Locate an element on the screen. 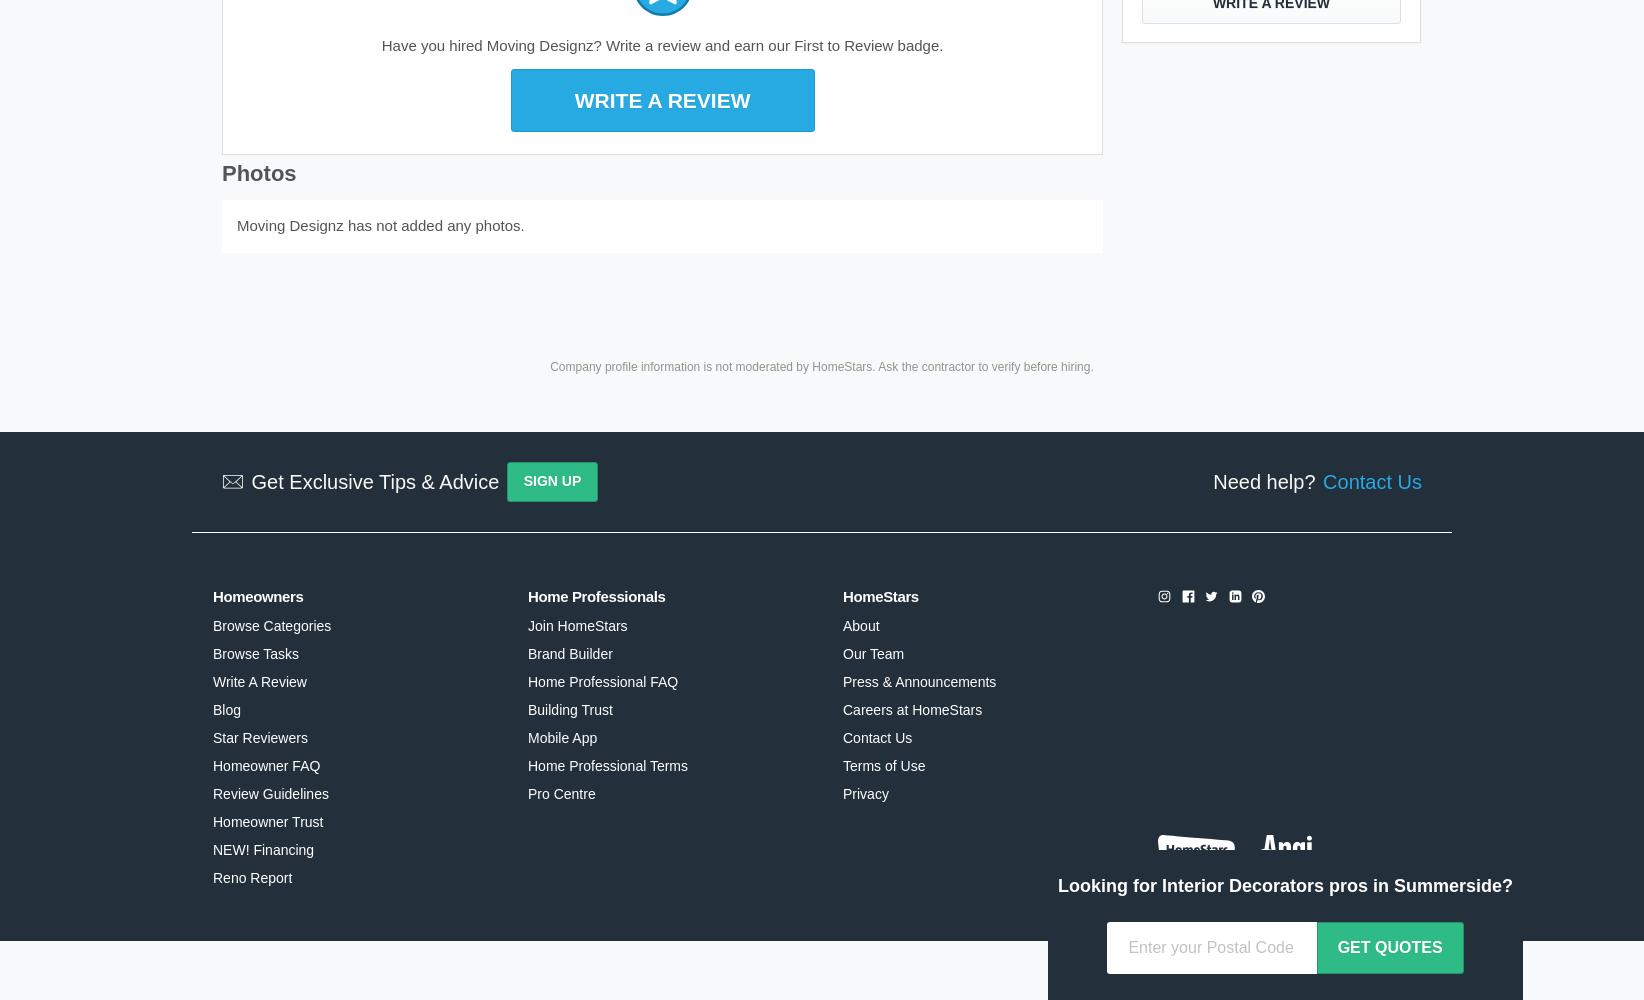 The width and height of the screenshot is (1644, 1000). 'Pro Centre' is located at coordinates (560, 793).